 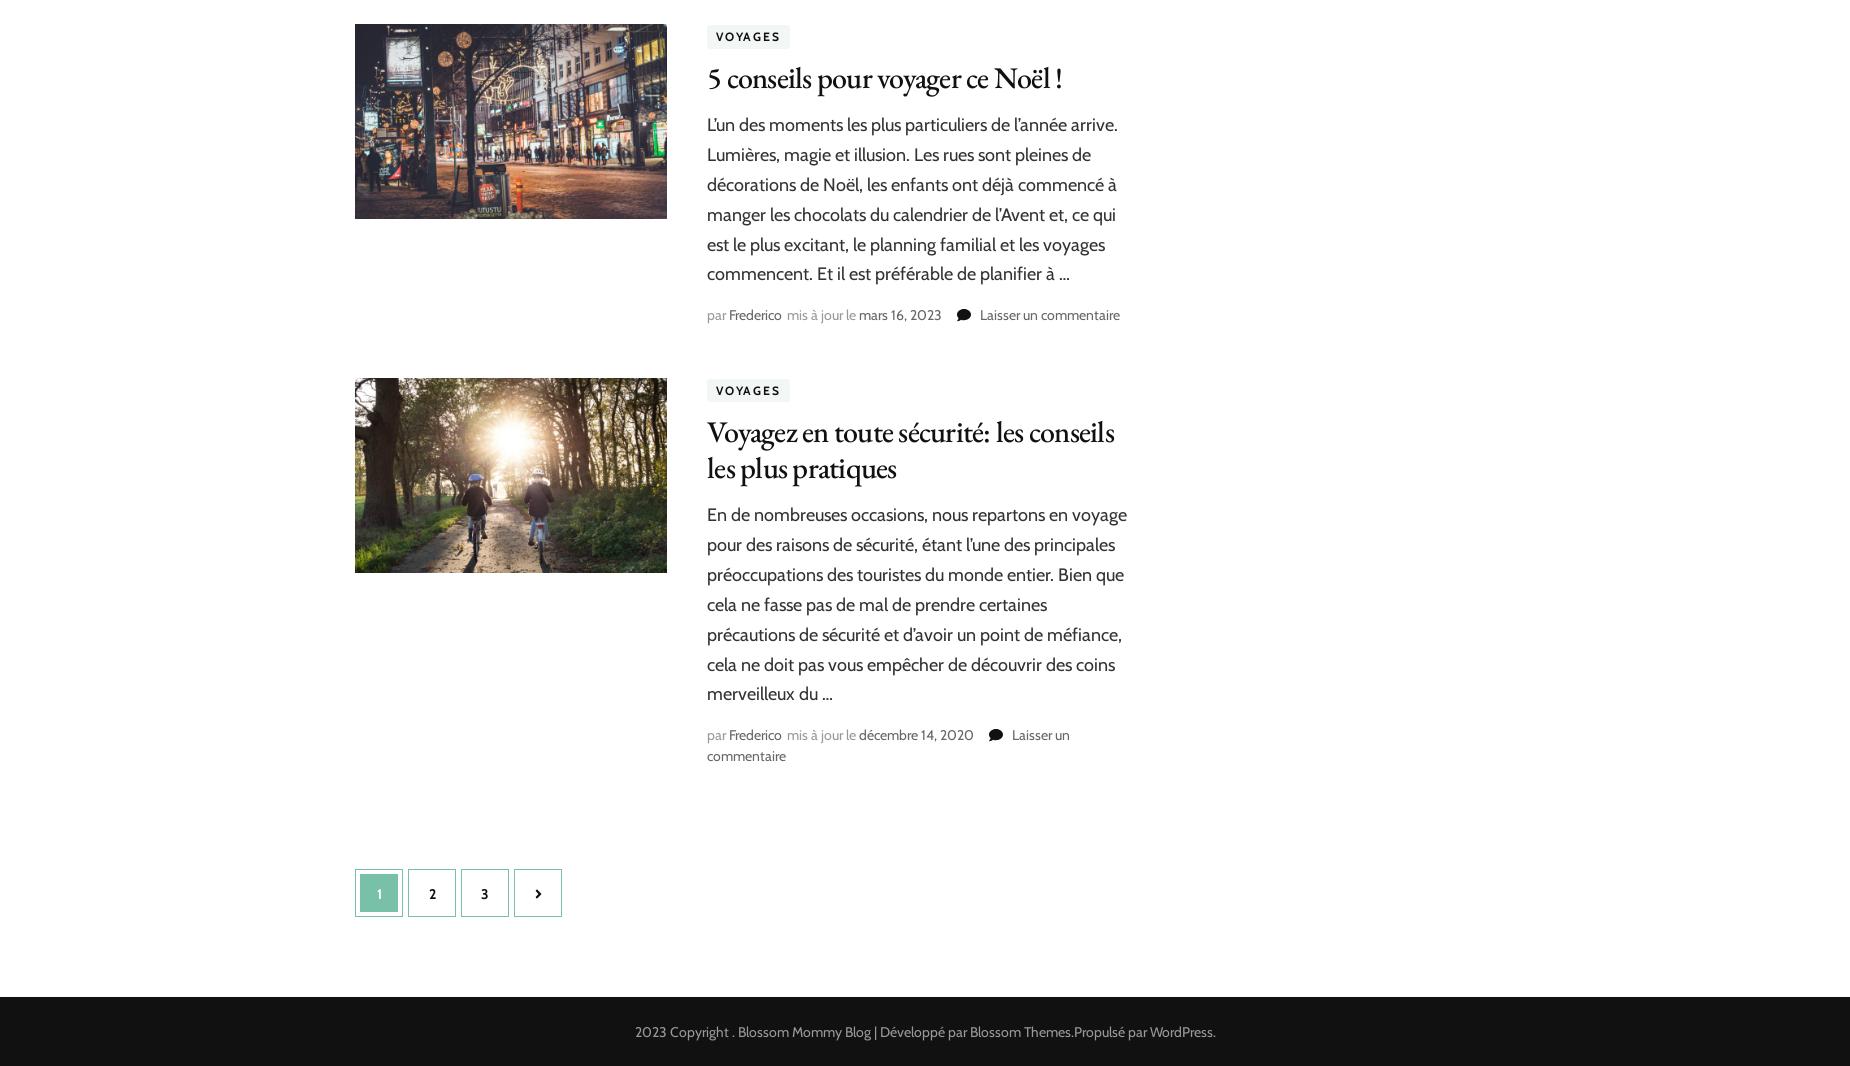 What do you see at coordinates (1018, 1031) in the screenshot?
I see `'Blossom Themes'` at bounding box center [1018, 1031].